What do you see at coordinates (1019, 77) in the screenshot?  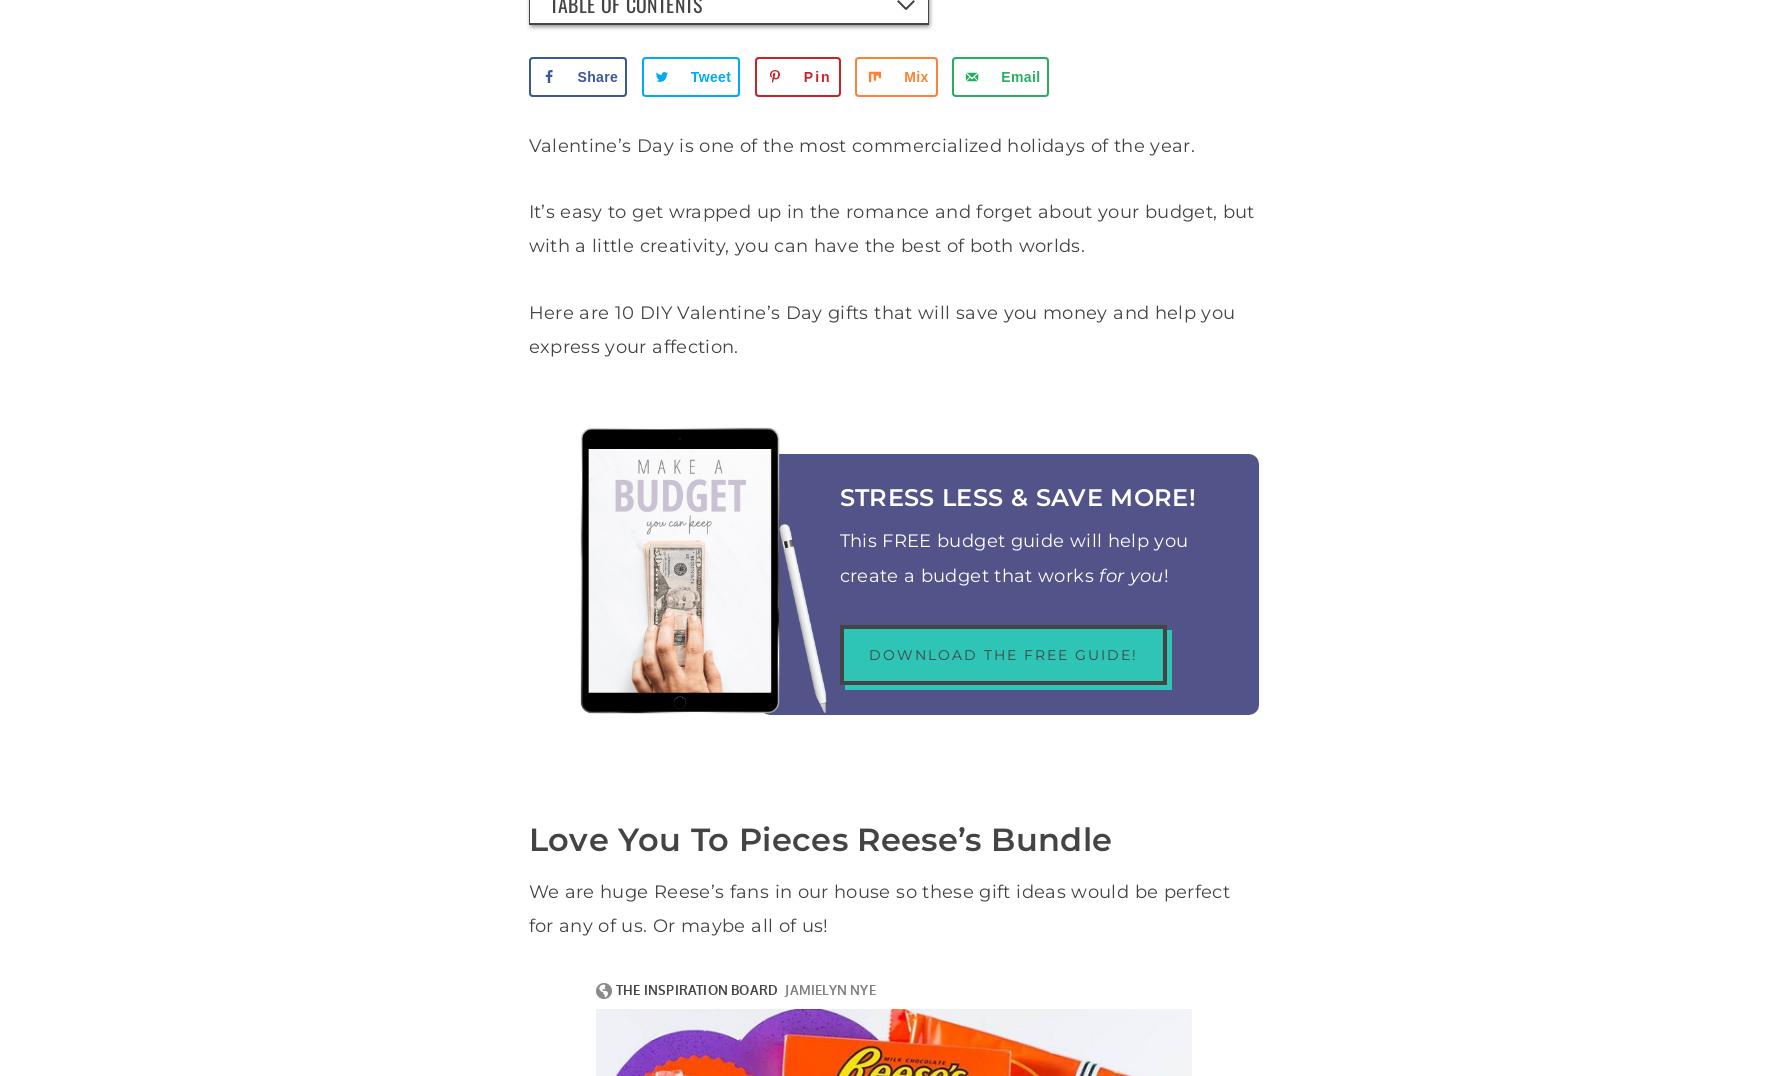 I see `'Email'` at bounding box center [1019, 77].